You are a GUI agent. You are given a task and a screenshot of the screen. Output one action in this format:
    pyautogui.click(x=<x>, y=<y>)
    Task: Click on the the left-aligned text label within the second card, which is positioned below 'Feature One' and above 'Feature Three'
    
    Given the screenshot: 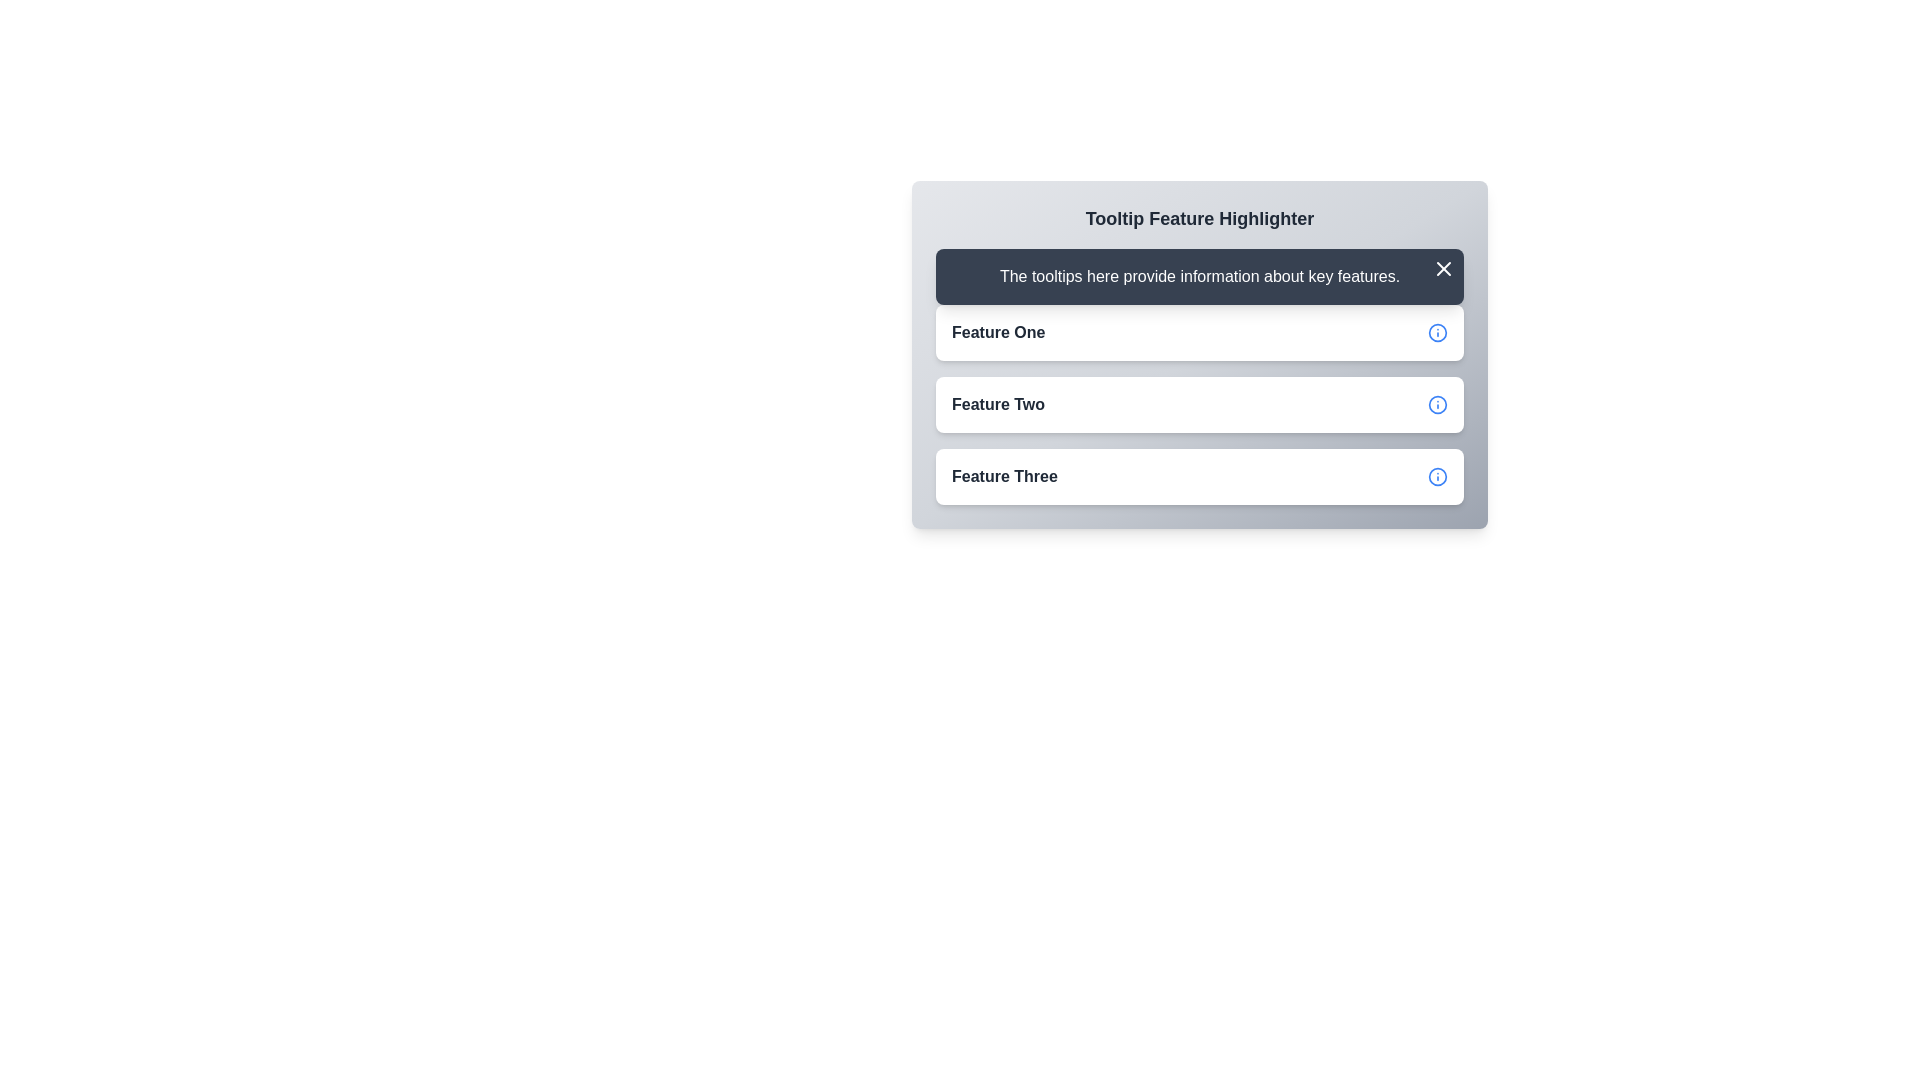 What is the action you would take?
    pyautogui.click(x=998, y=405)
    